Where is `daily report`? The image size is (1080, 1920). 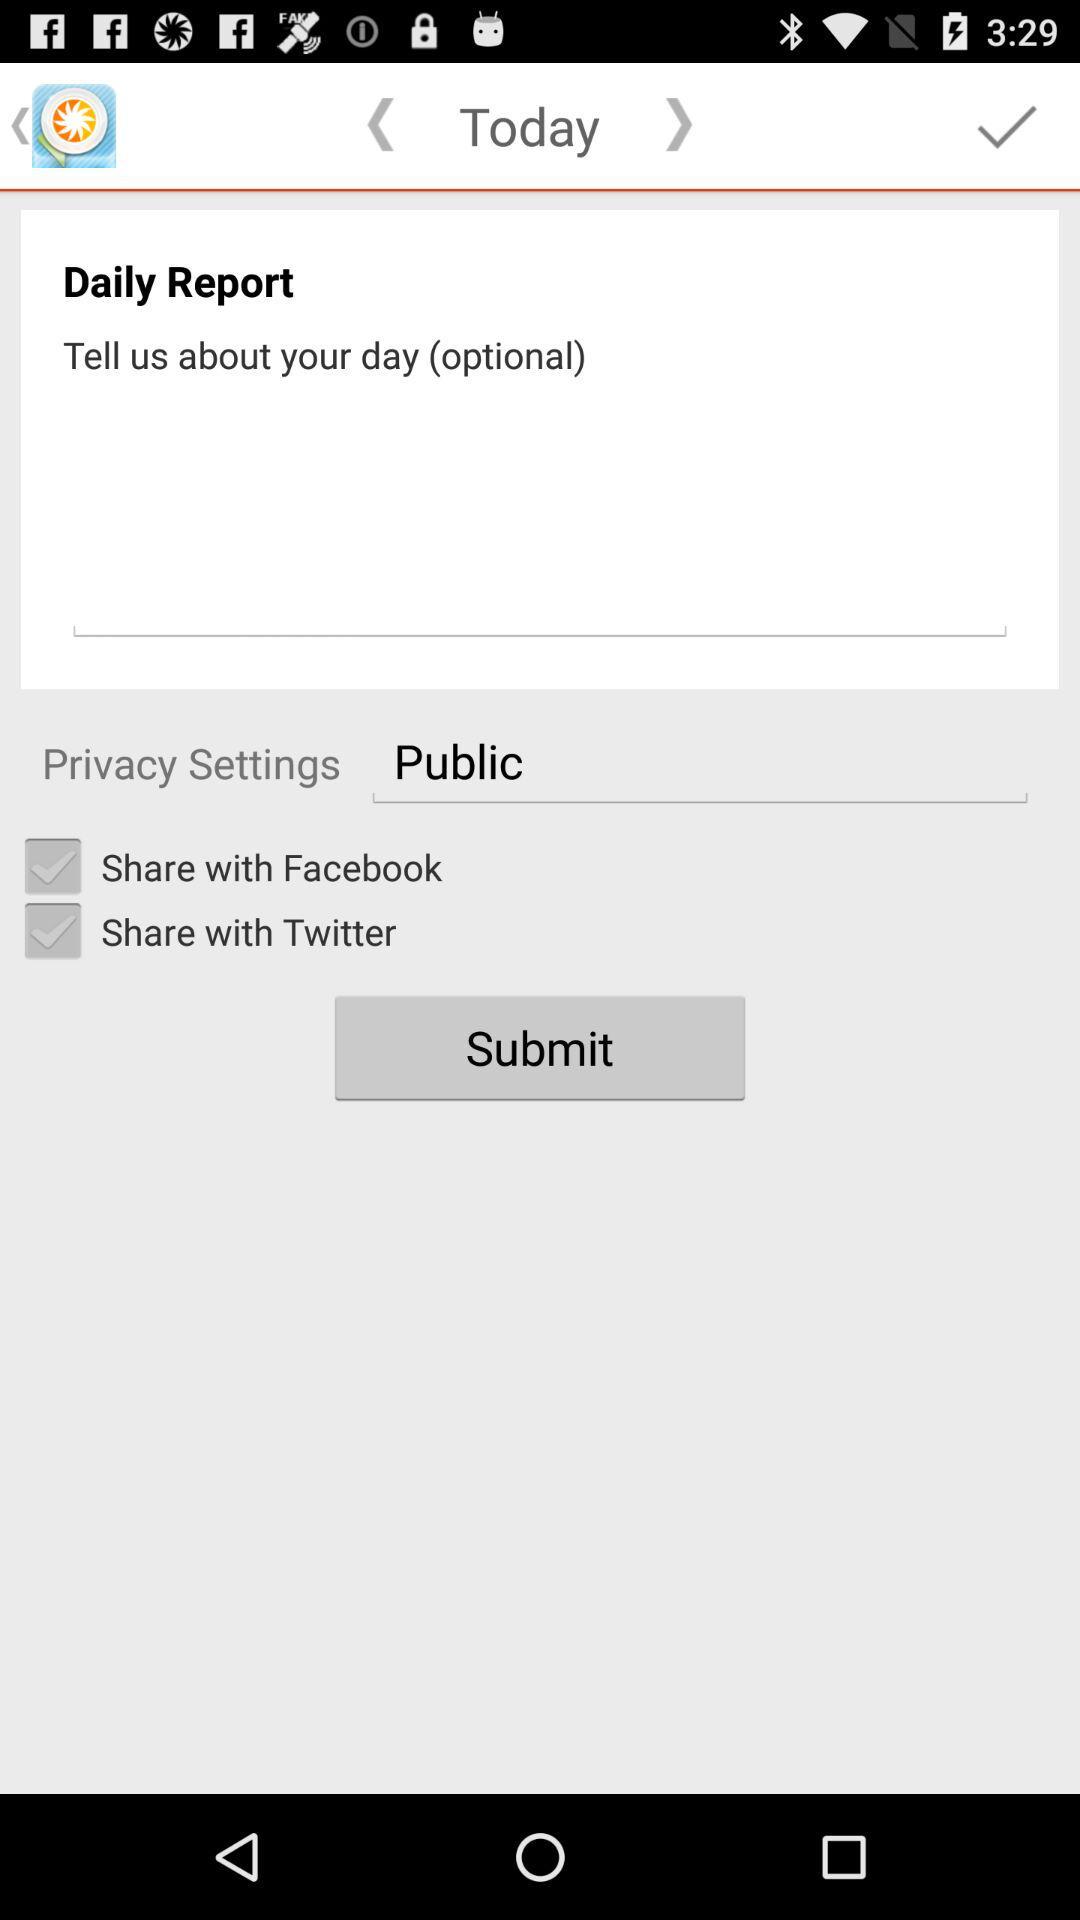 daily report is located at coordinates (540, 513).